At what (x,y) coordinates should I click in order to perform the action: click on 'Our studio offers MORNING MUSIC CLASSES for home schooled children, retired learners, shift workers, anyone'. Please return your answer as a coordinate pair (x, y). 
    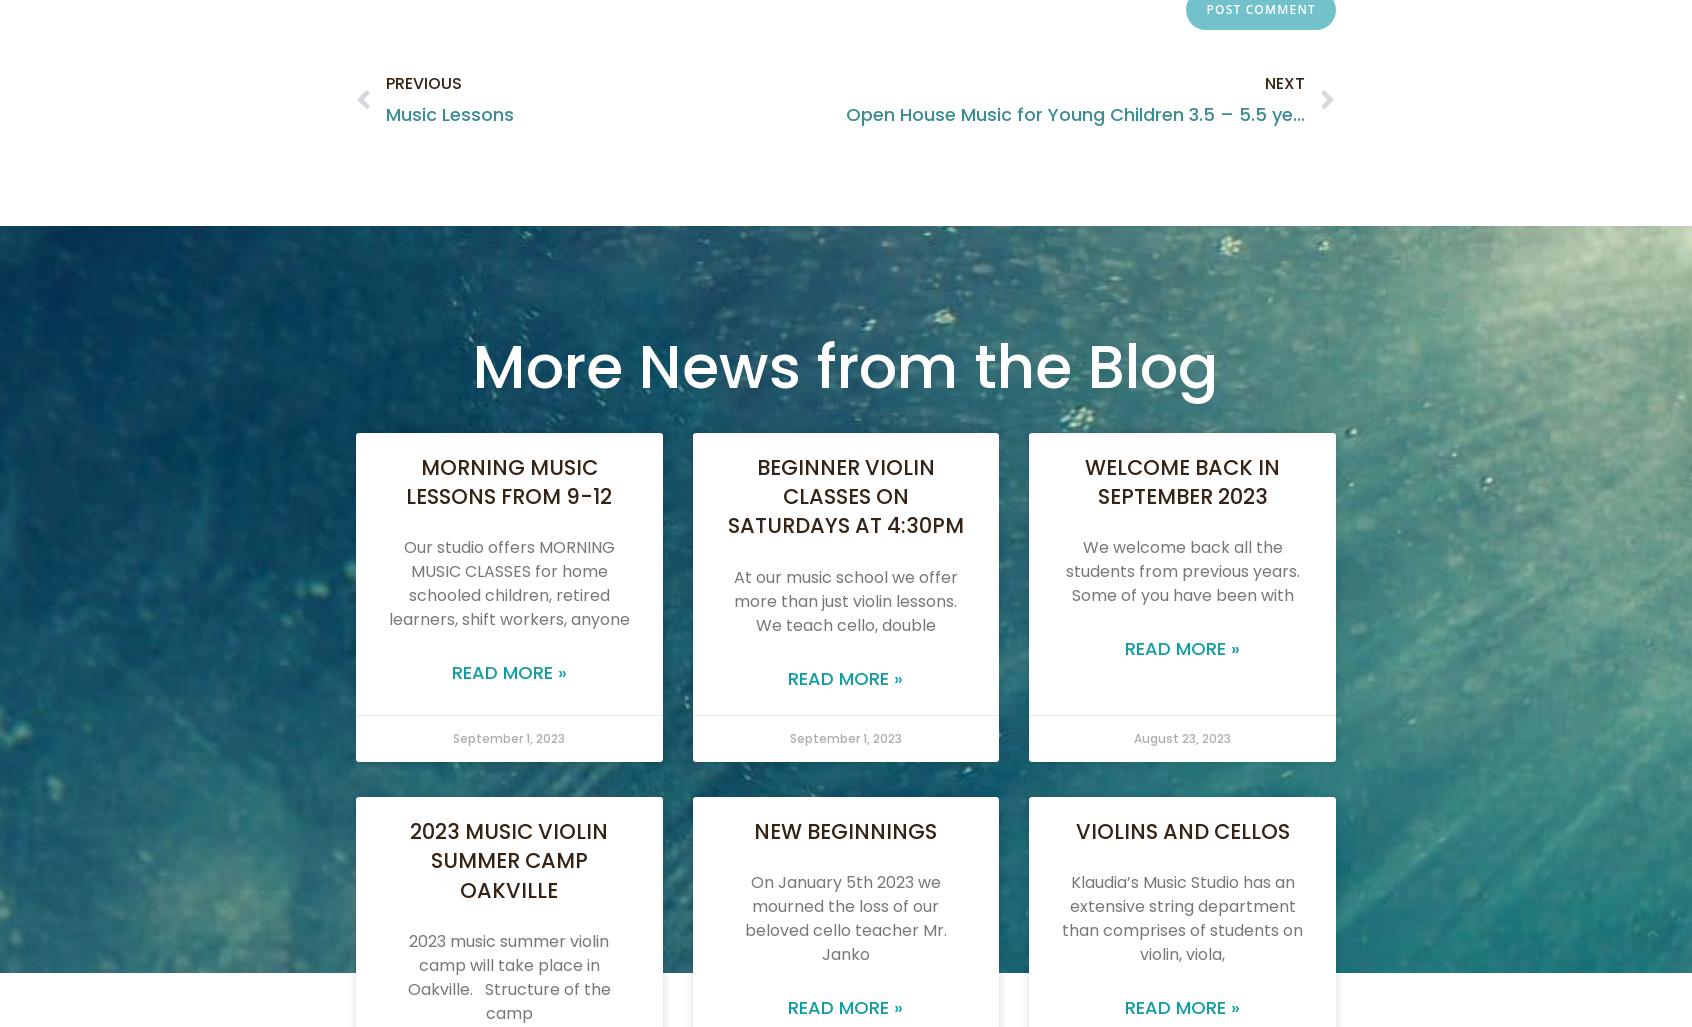
    Looking at the image, I should click on (508, 583).